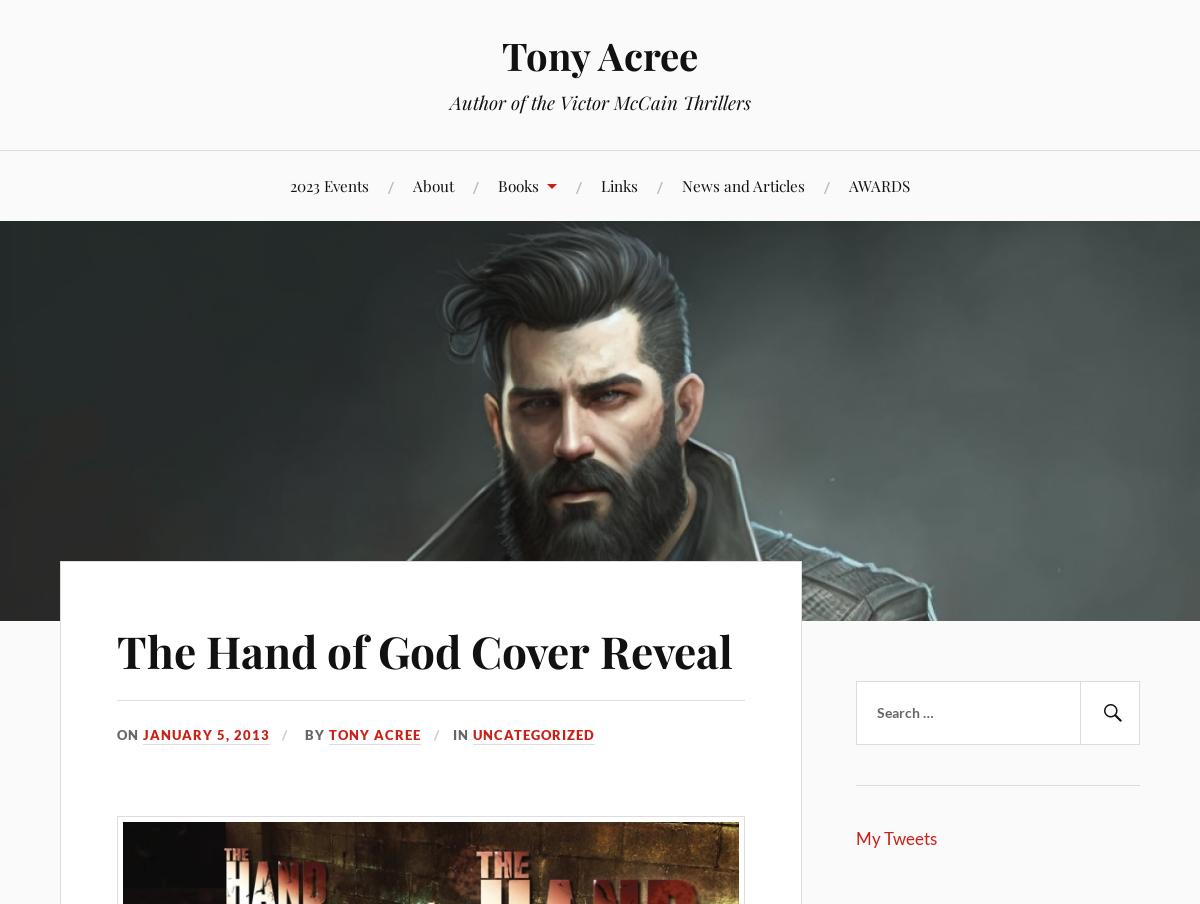  What do you see at coordinates (423, 650) in the screenshot?
I see `'The Hand of God Cover Reveal'` at bounding box center [423, 650].